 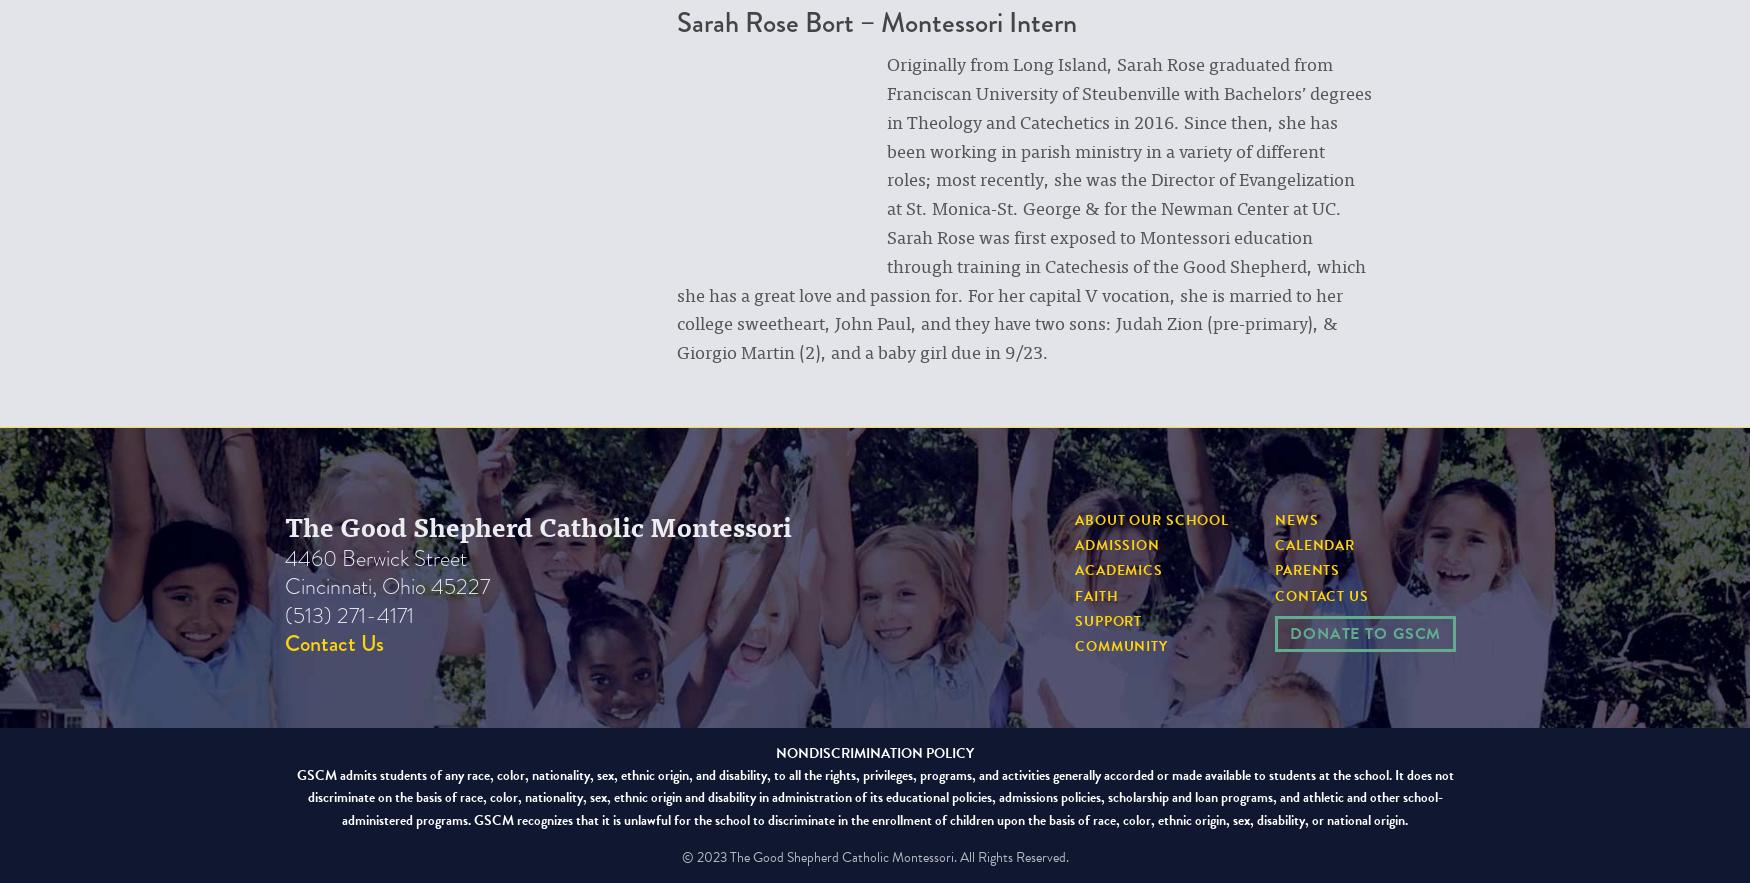 What do you see at coordinates (537, 524) in the screenshot?
I see `'The Good Shepherd Catholic Montessori'` at bounding box center [537, 524].